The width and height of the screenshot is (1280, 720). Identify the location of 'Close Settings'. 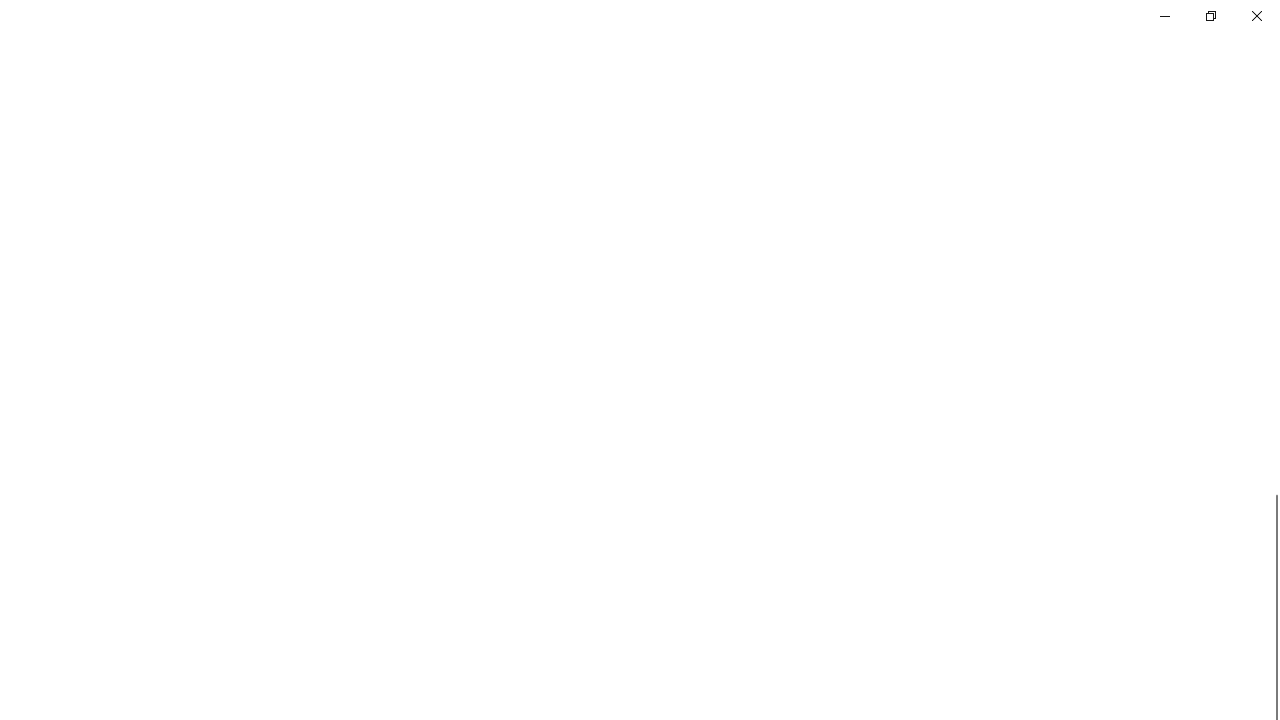
(1255, 15).